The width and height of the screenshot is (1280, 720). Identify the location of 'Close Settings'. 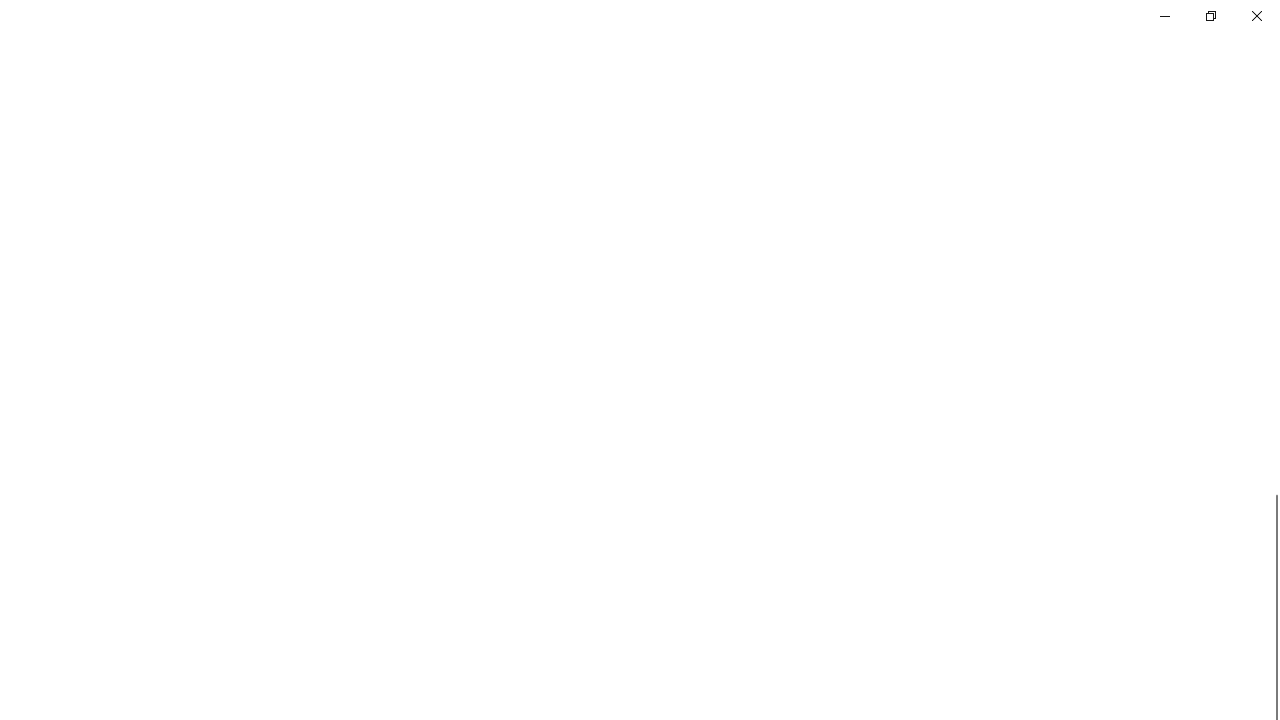
(1255, 15).